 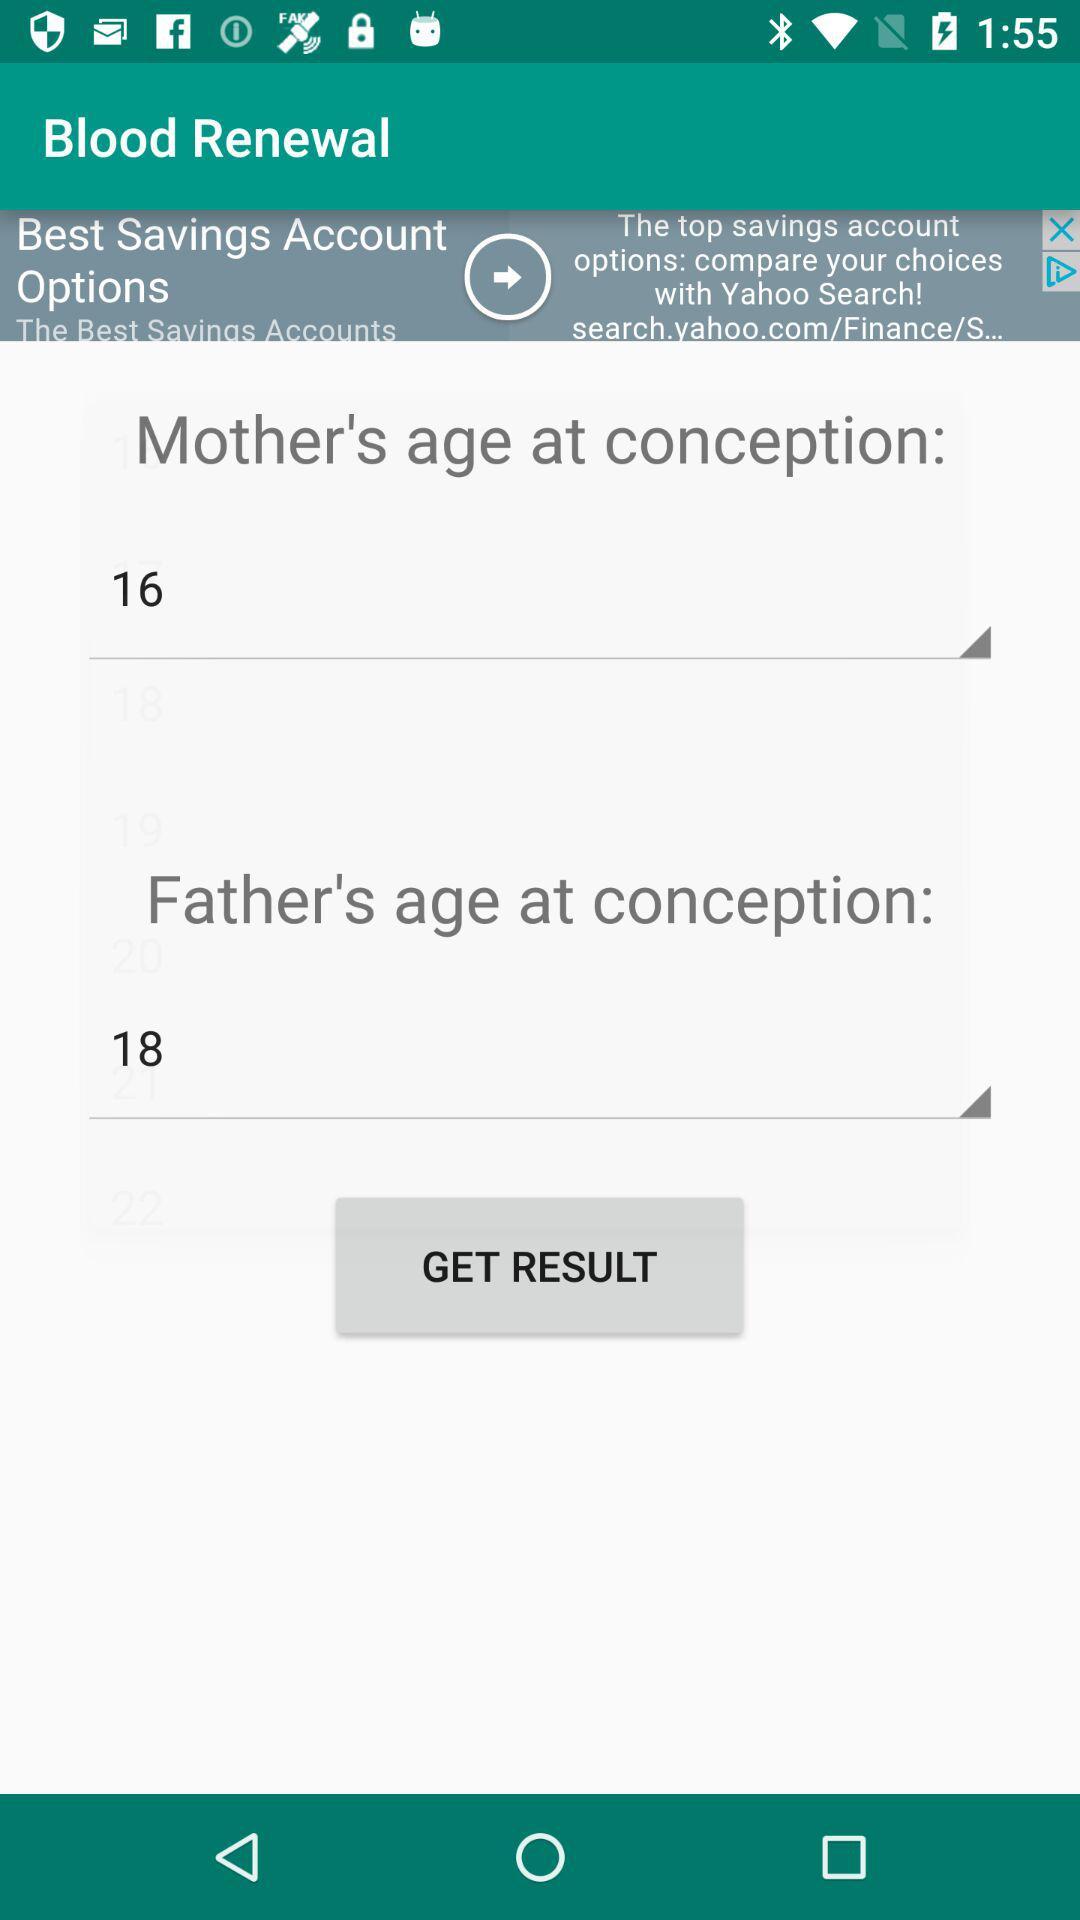 I want to click on item below 18 item, so click(x=538, y=1264).